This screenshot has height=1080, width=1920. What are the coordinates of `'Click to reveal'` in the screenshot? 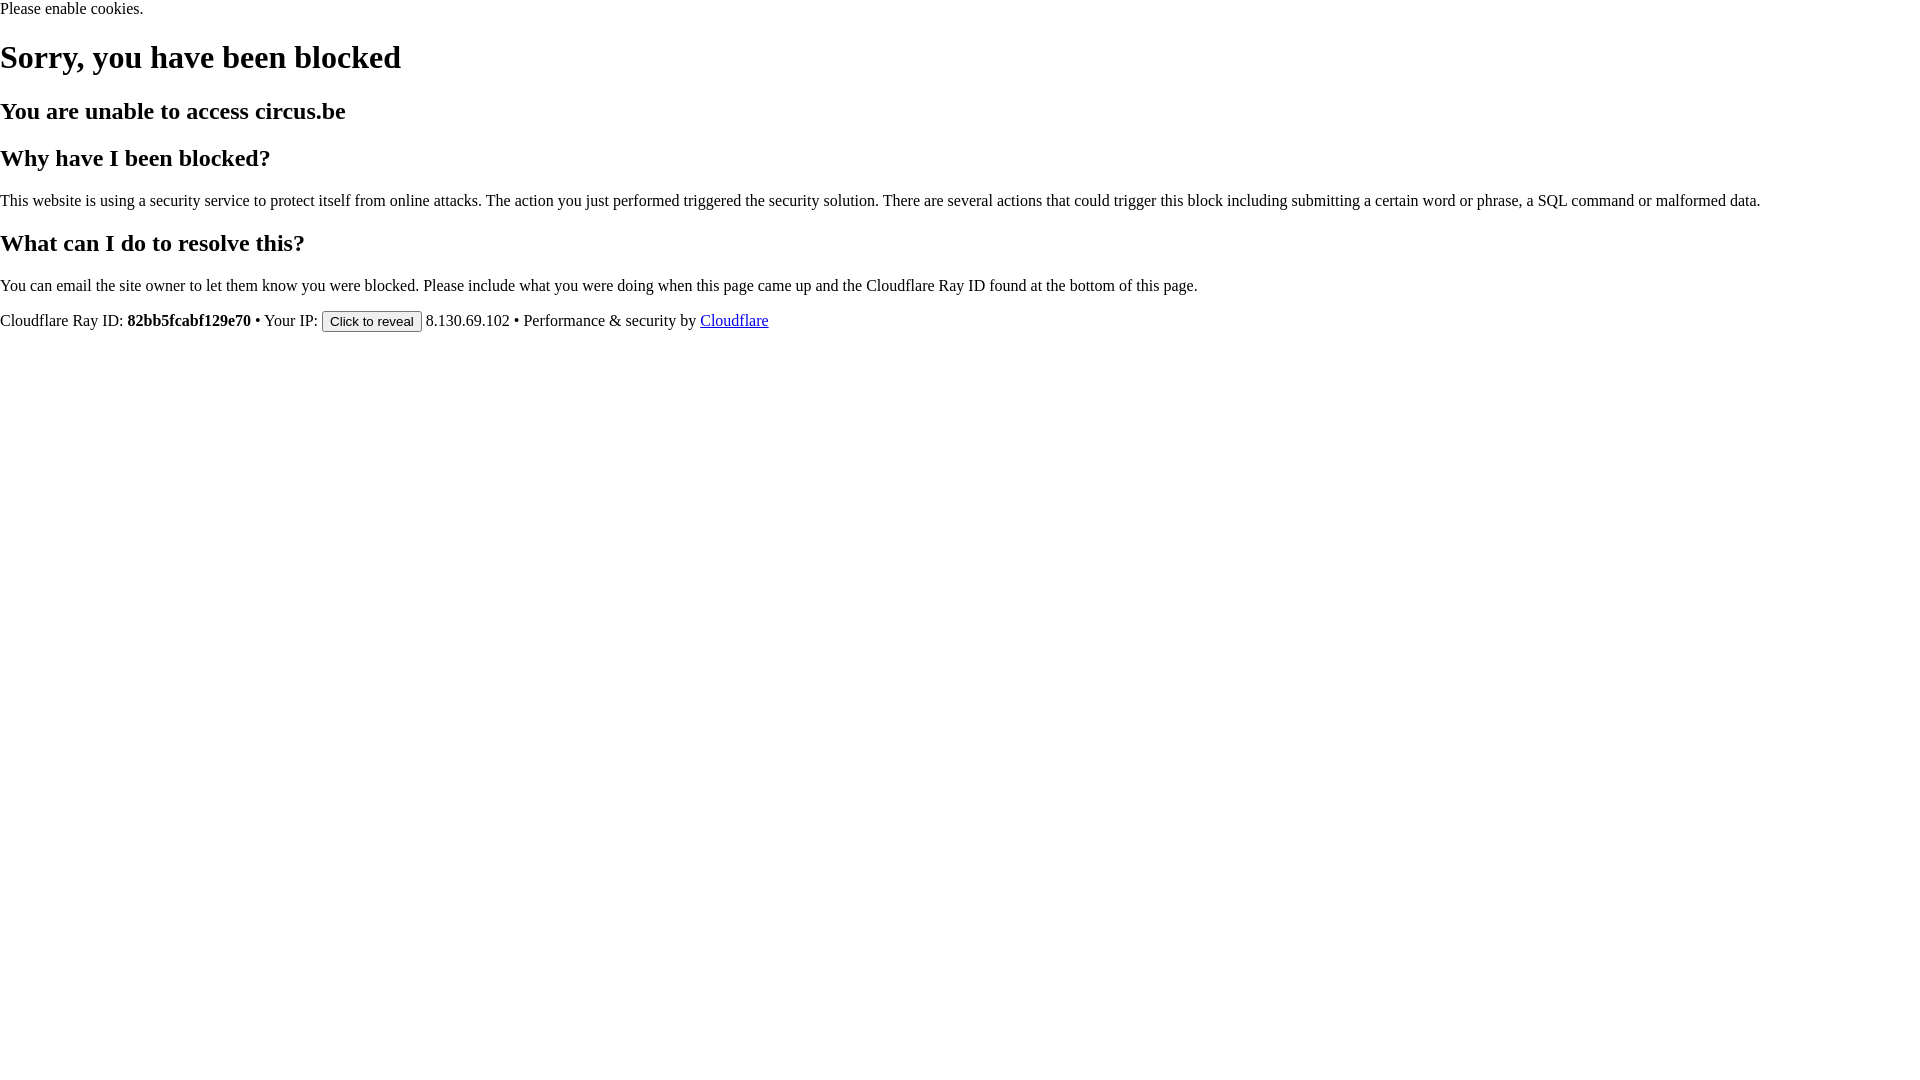 It's located at (371, 319).